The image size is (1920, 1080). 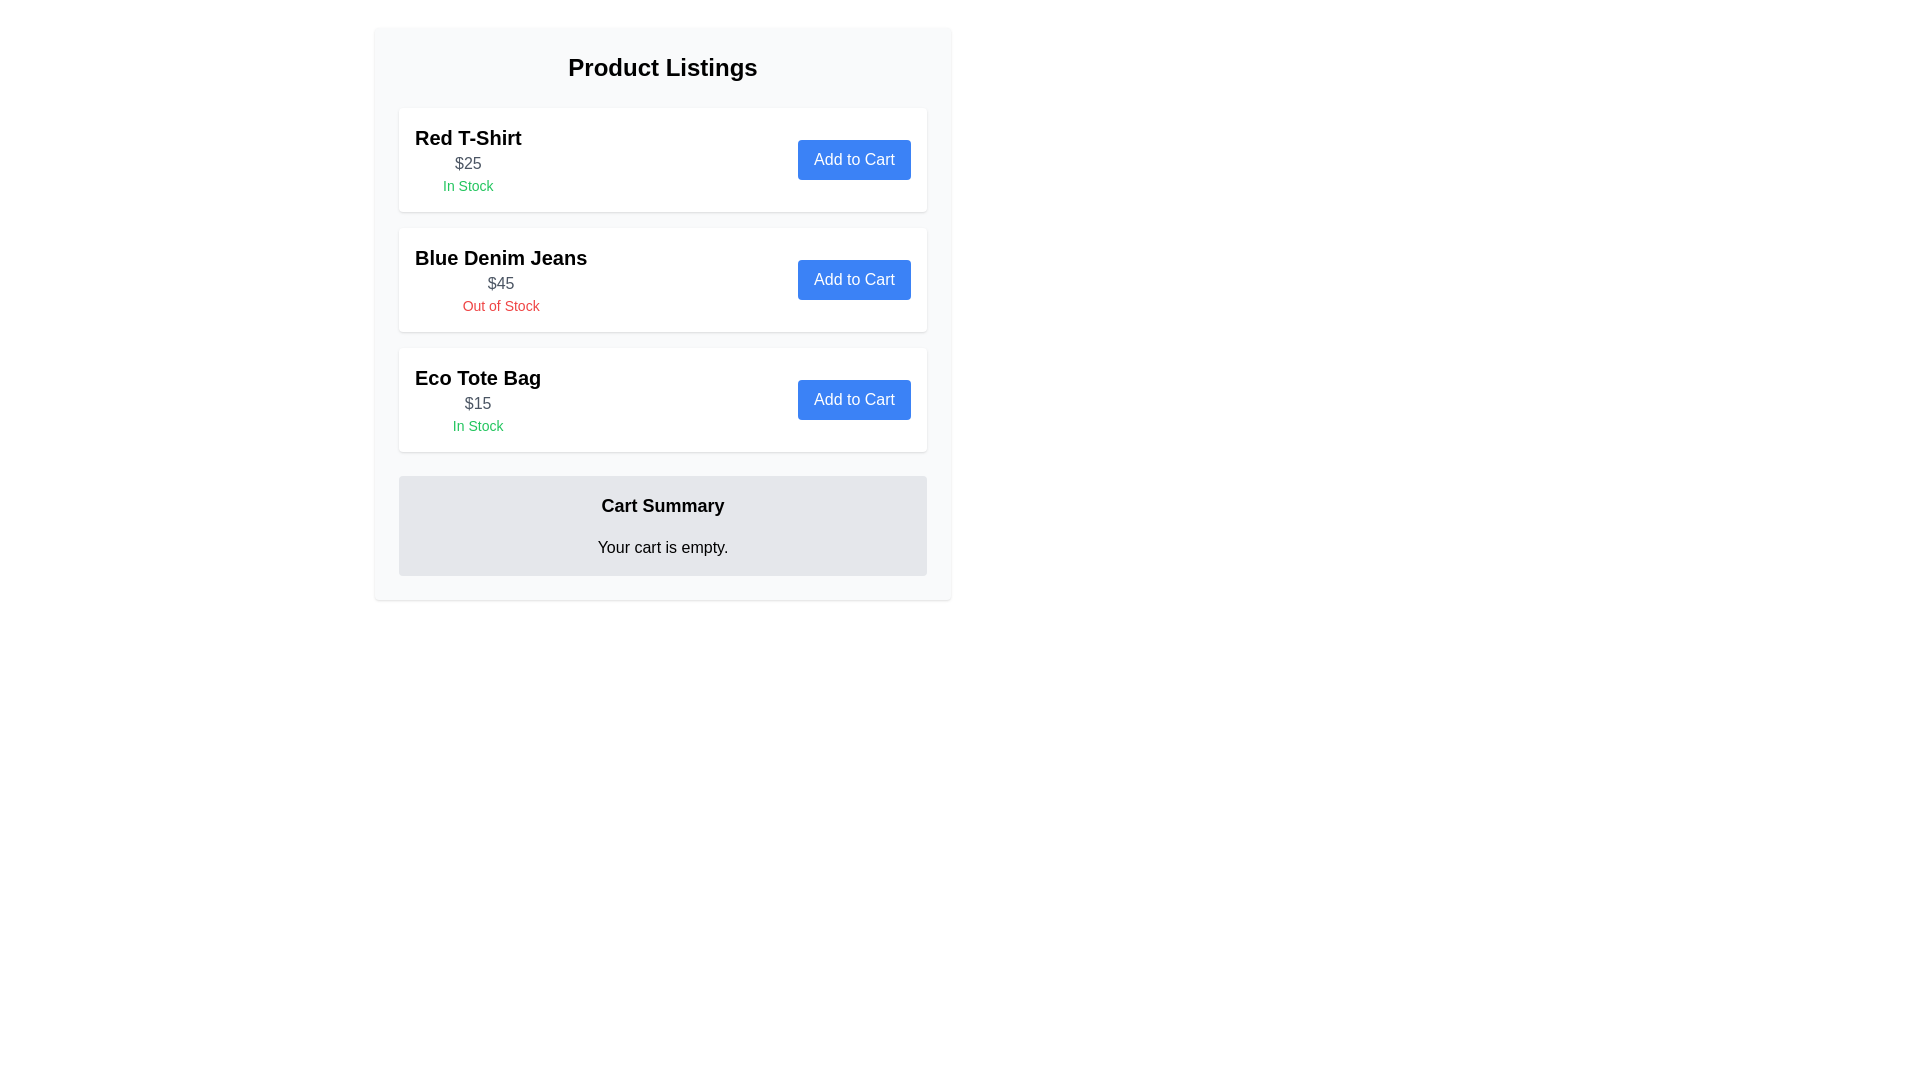 What do you see at coordinates (477, 400) in the screenshot?
I see `the product information label displaying 'Eco Tote Bag', which includes the title, price, and stock status` at bounding box center [477, 400].